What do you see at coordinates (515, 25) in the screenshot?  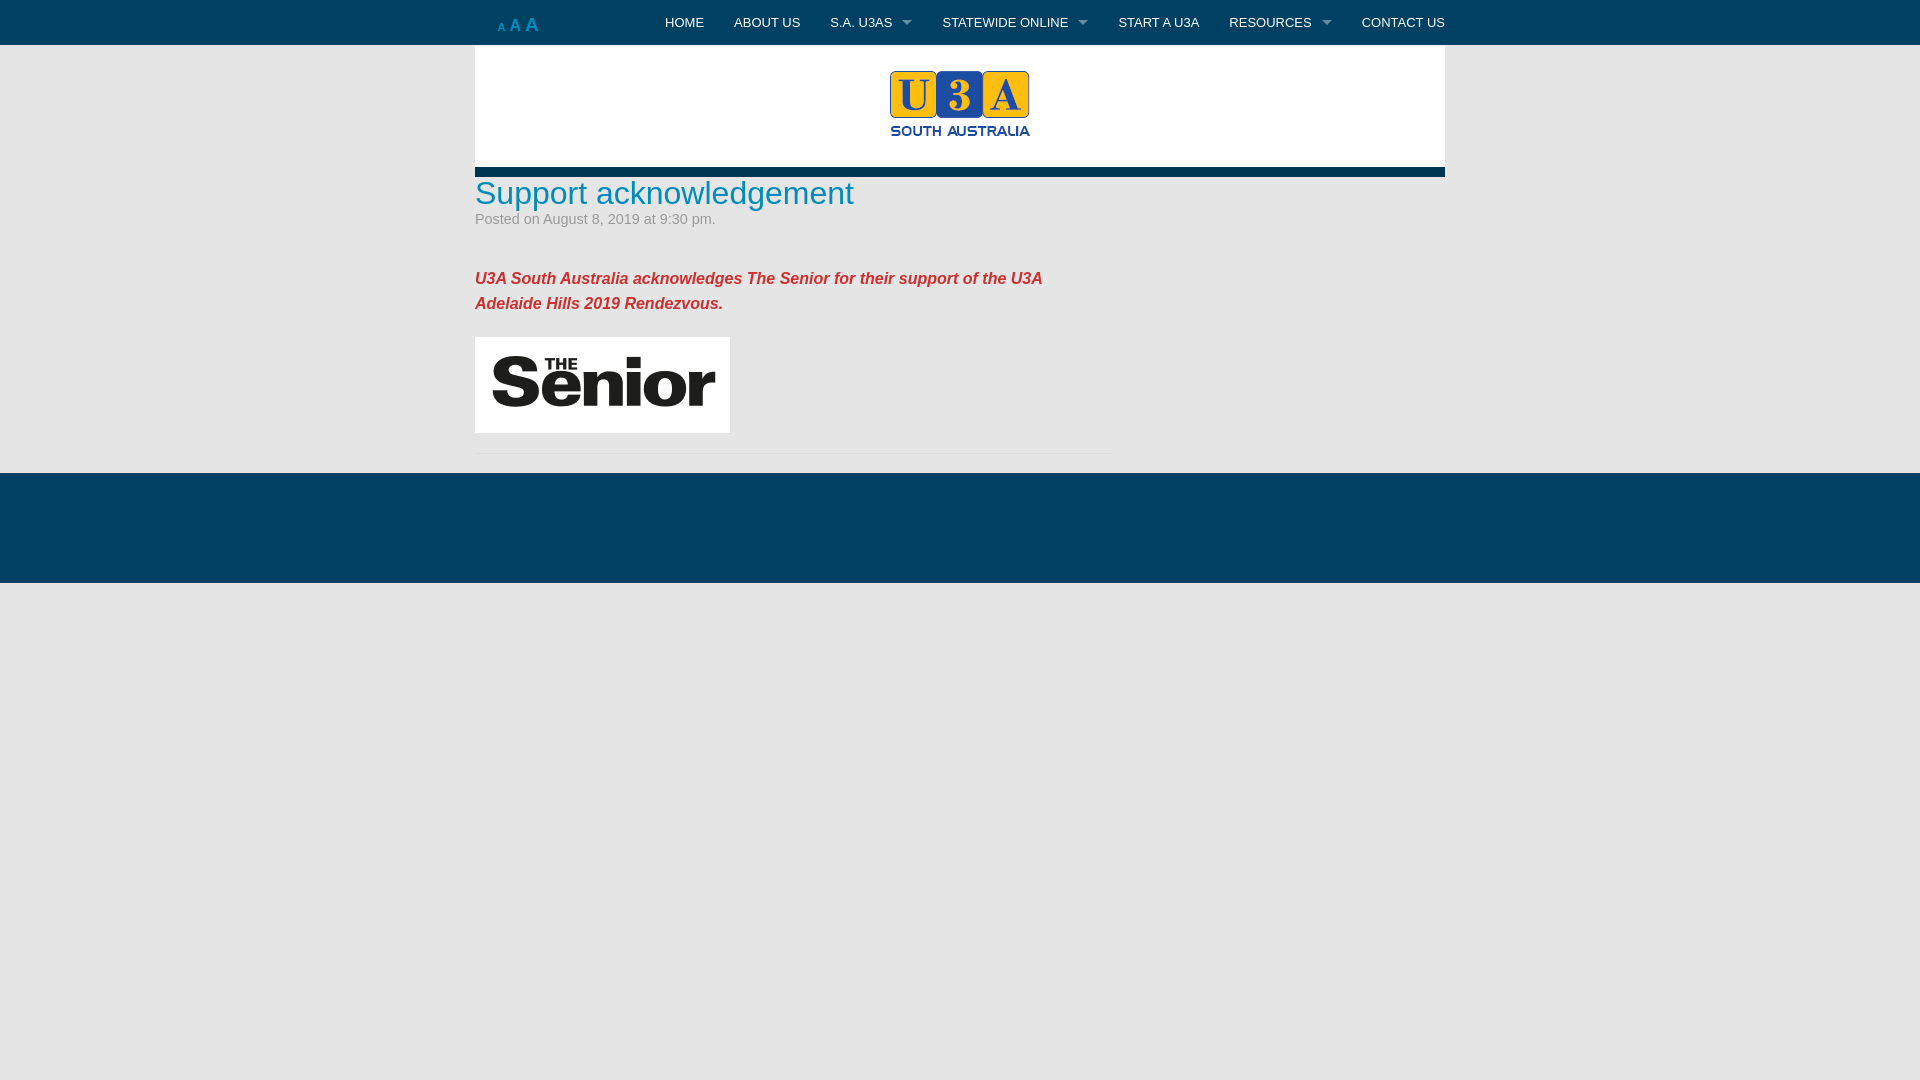 I see `'A'` at bounding box center [515, 25].